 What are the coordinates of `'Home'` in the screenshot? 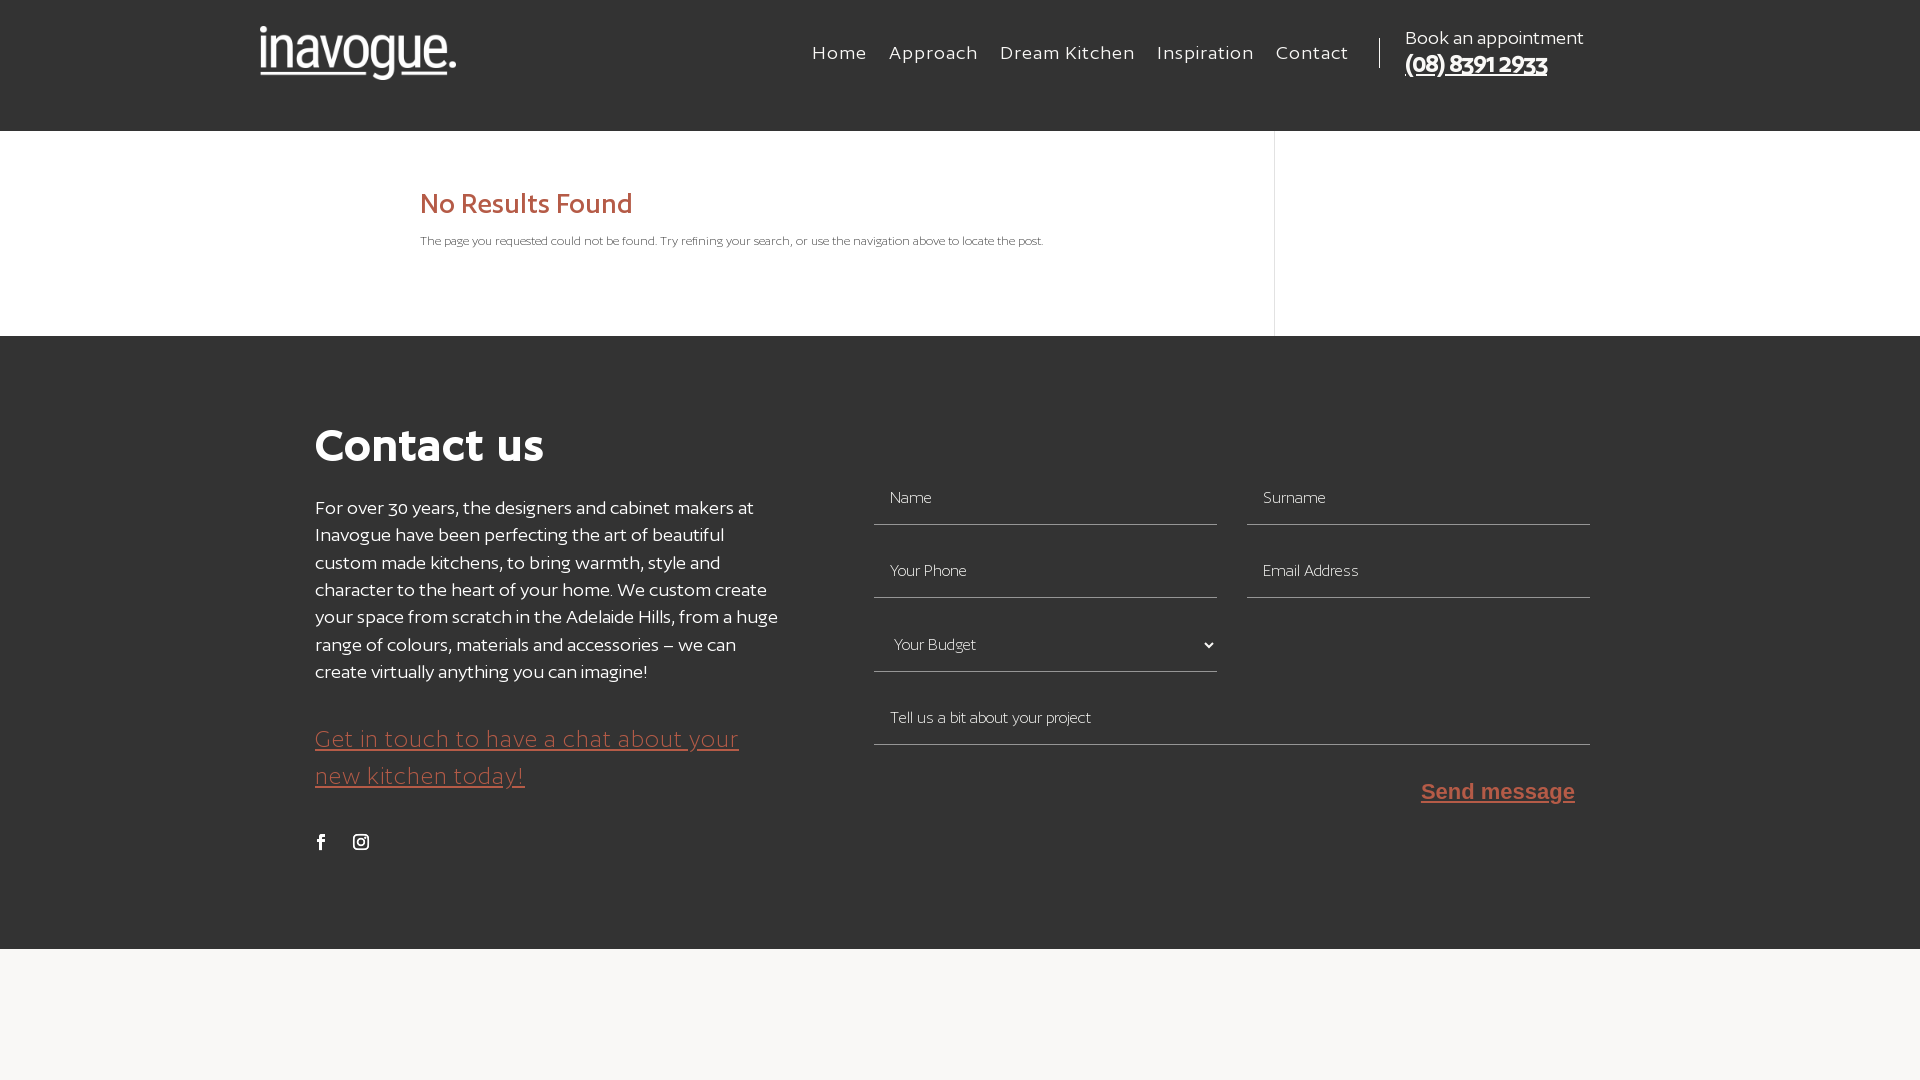 It's located at (839, 56).